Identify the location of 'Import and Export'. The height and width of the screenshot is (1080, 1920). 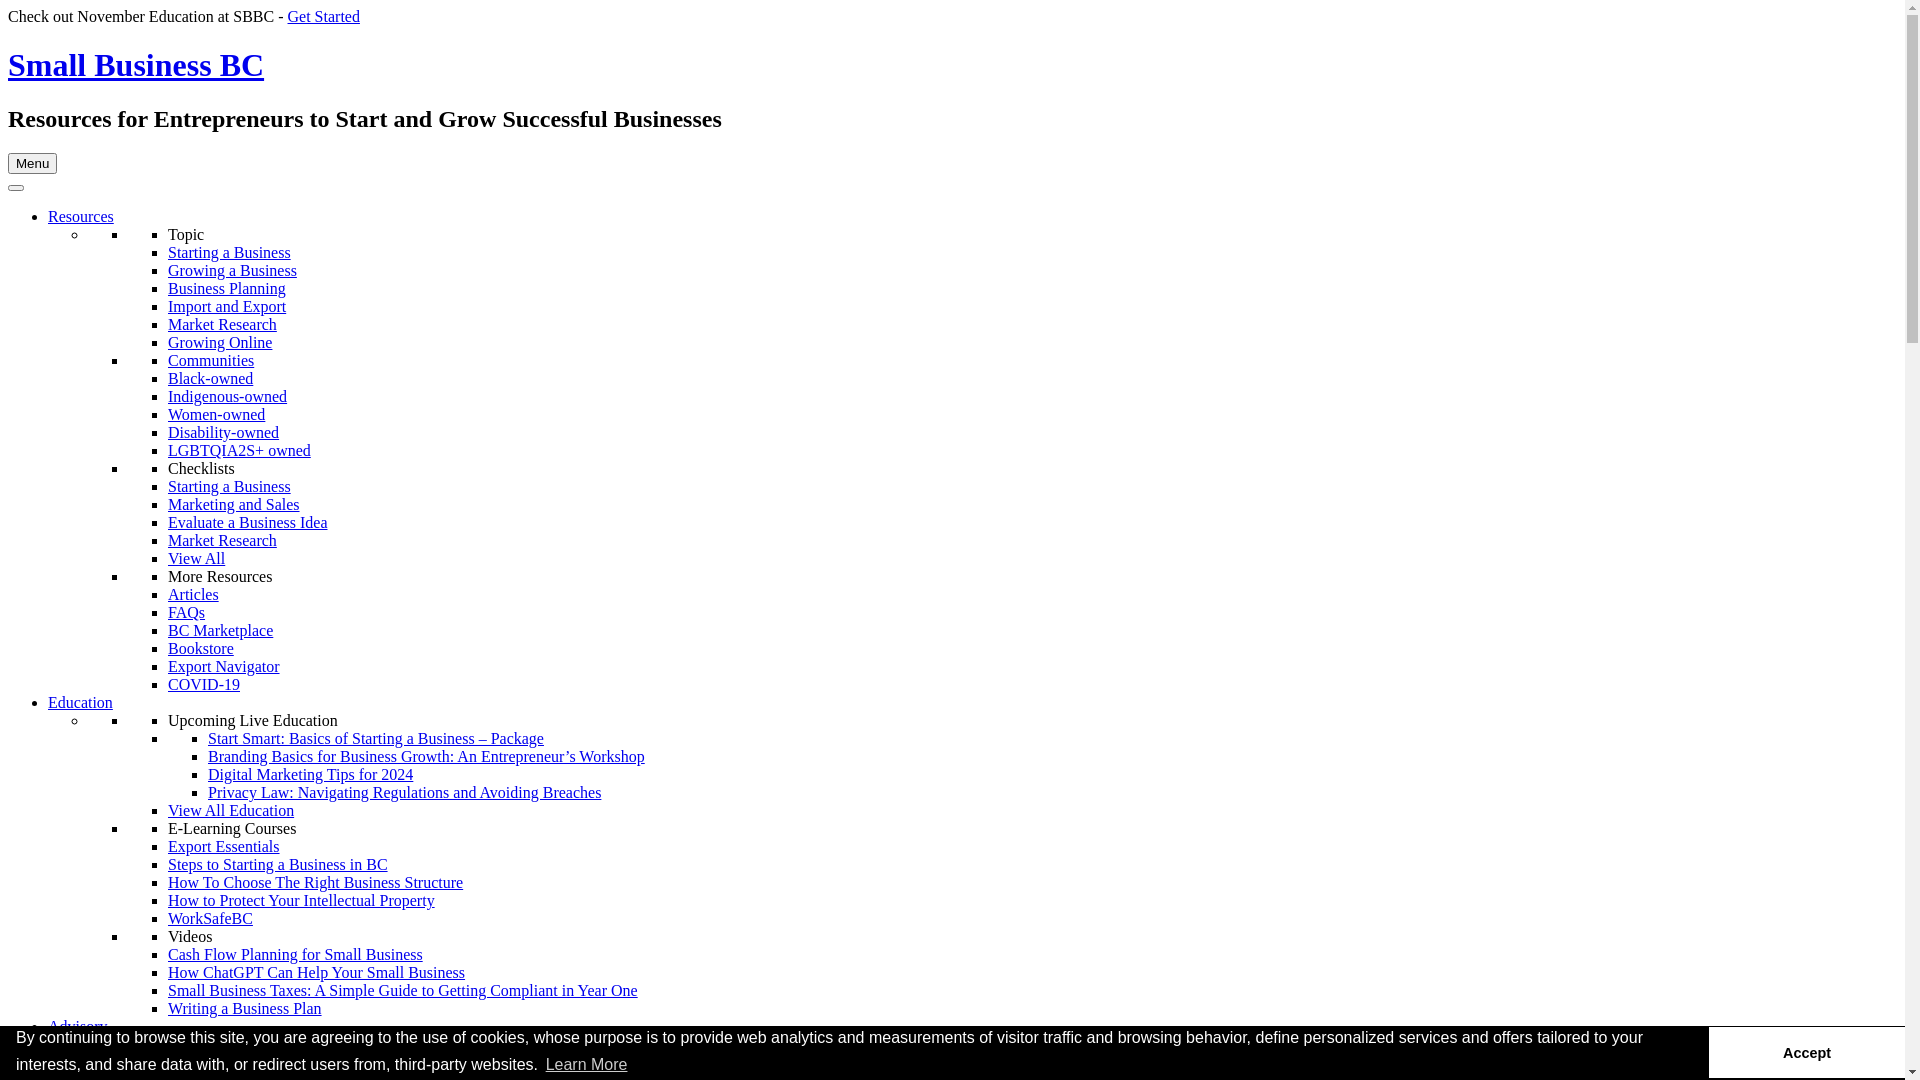
(226, 306).